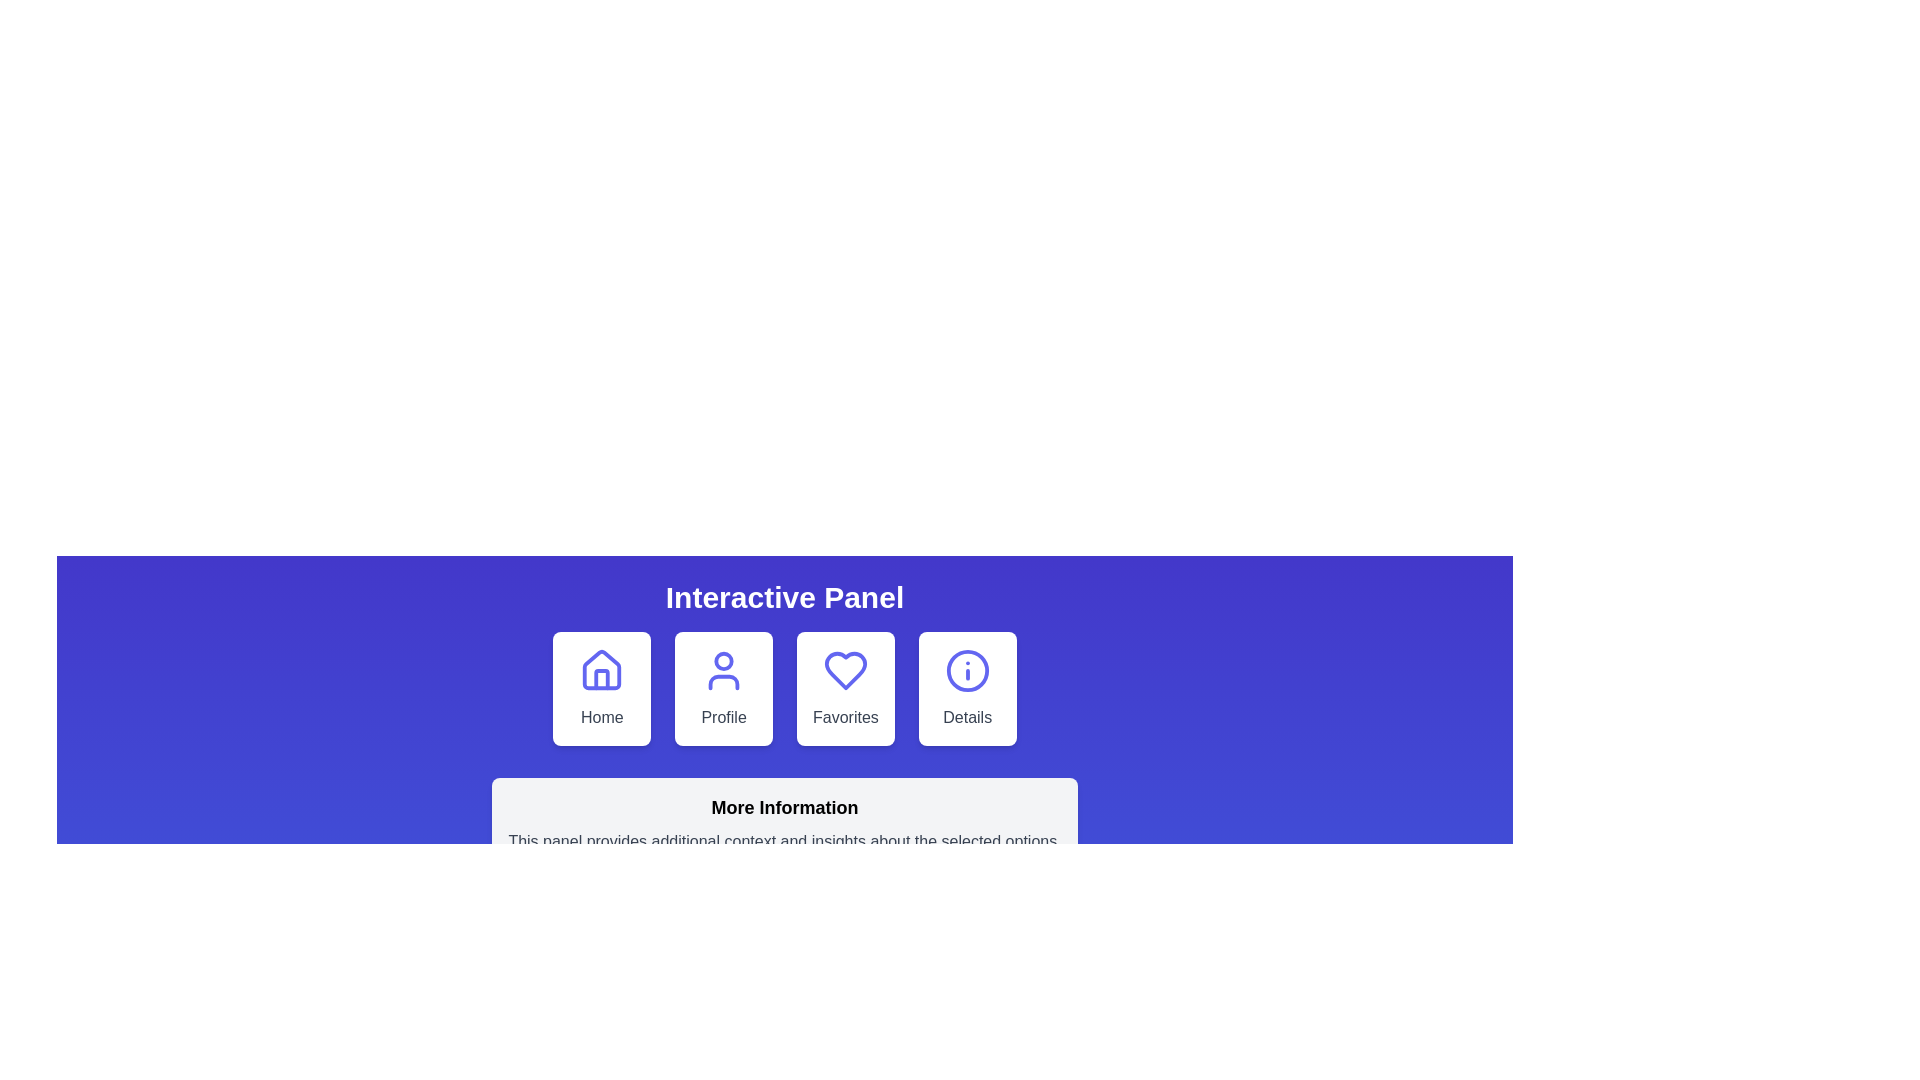 Image resolution: width=1920 pixels, height=1080 pixels. I want to click on the Informational Panel that has a light gray background, rounded corners, and shadow styling, containing the title 'More Information' and description 'This panel provides additional context and insights about the selected options.', so click(784, 824).